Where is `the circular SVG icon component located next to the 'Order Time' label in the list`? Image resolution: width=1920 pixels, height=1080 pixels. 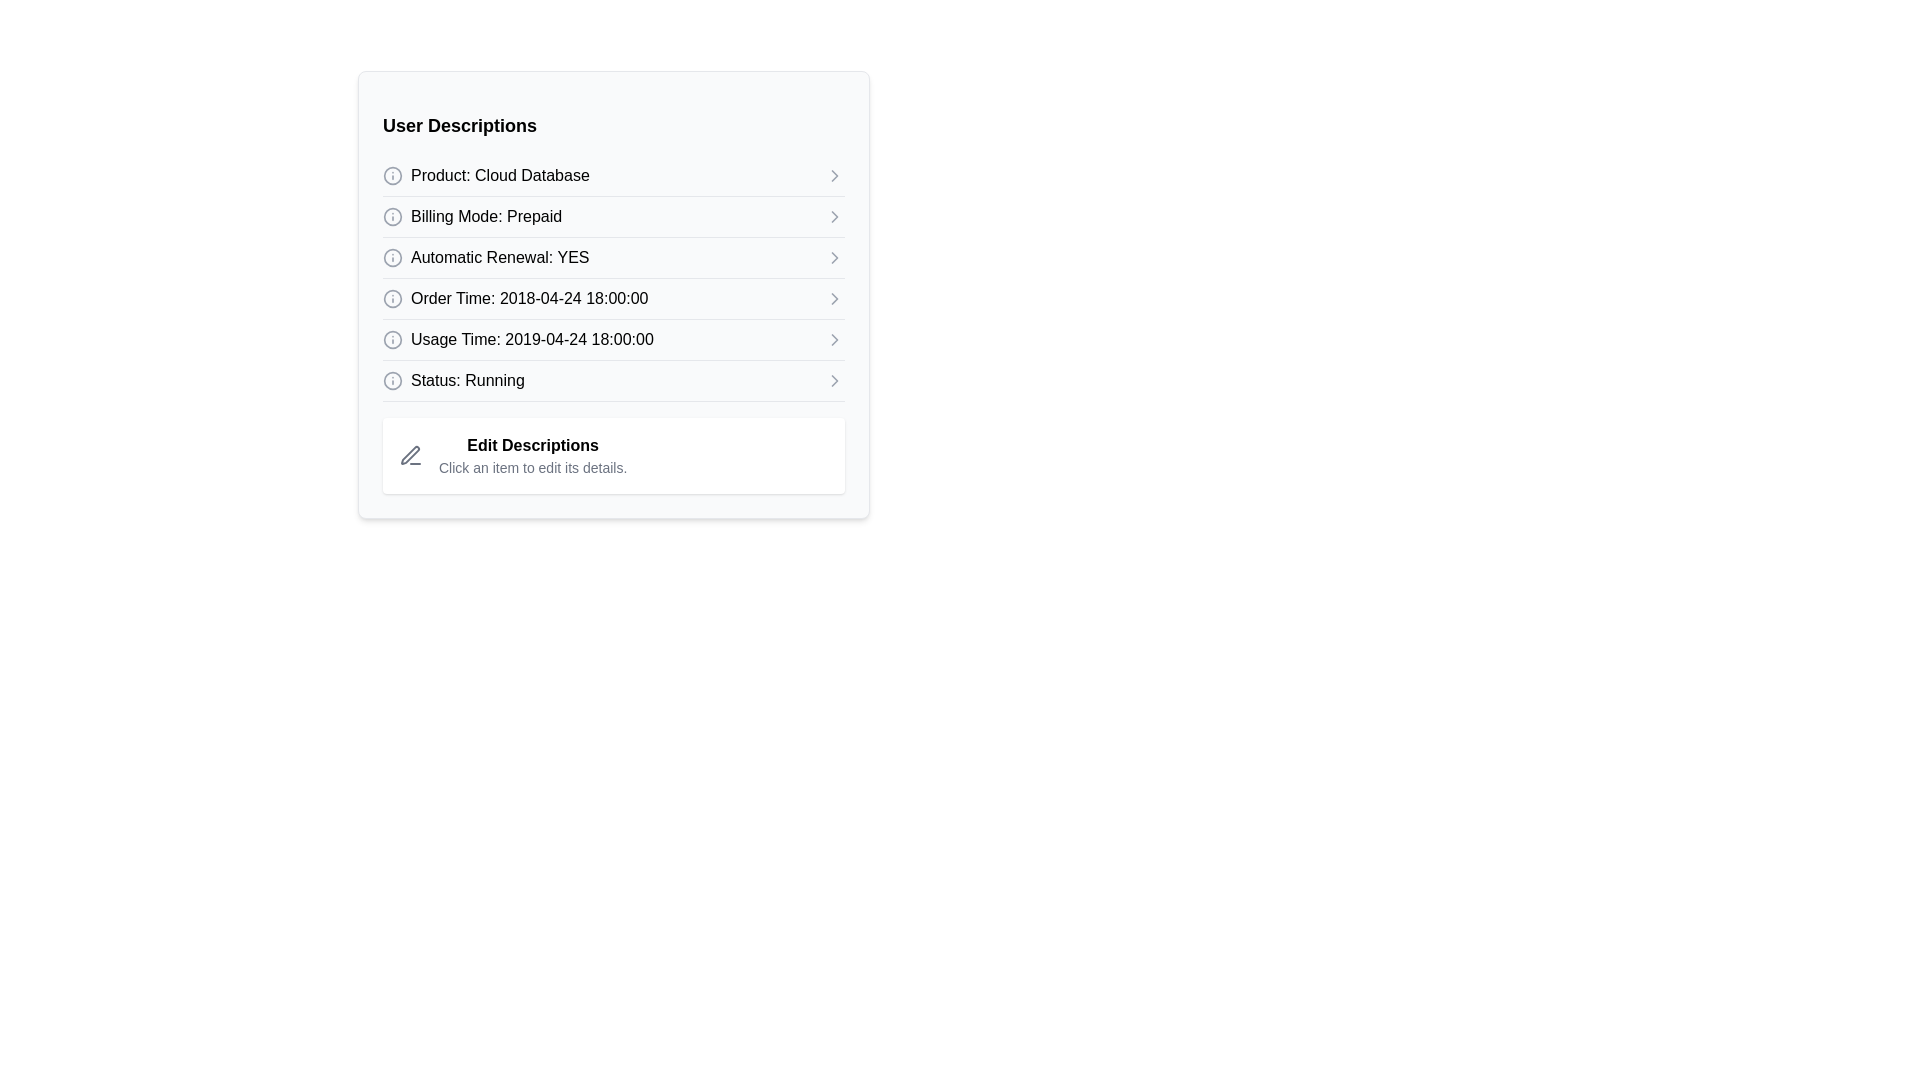
the circular SVG icon component located next to the 'Order Time' label in the list is located at coordinates (393, 299).